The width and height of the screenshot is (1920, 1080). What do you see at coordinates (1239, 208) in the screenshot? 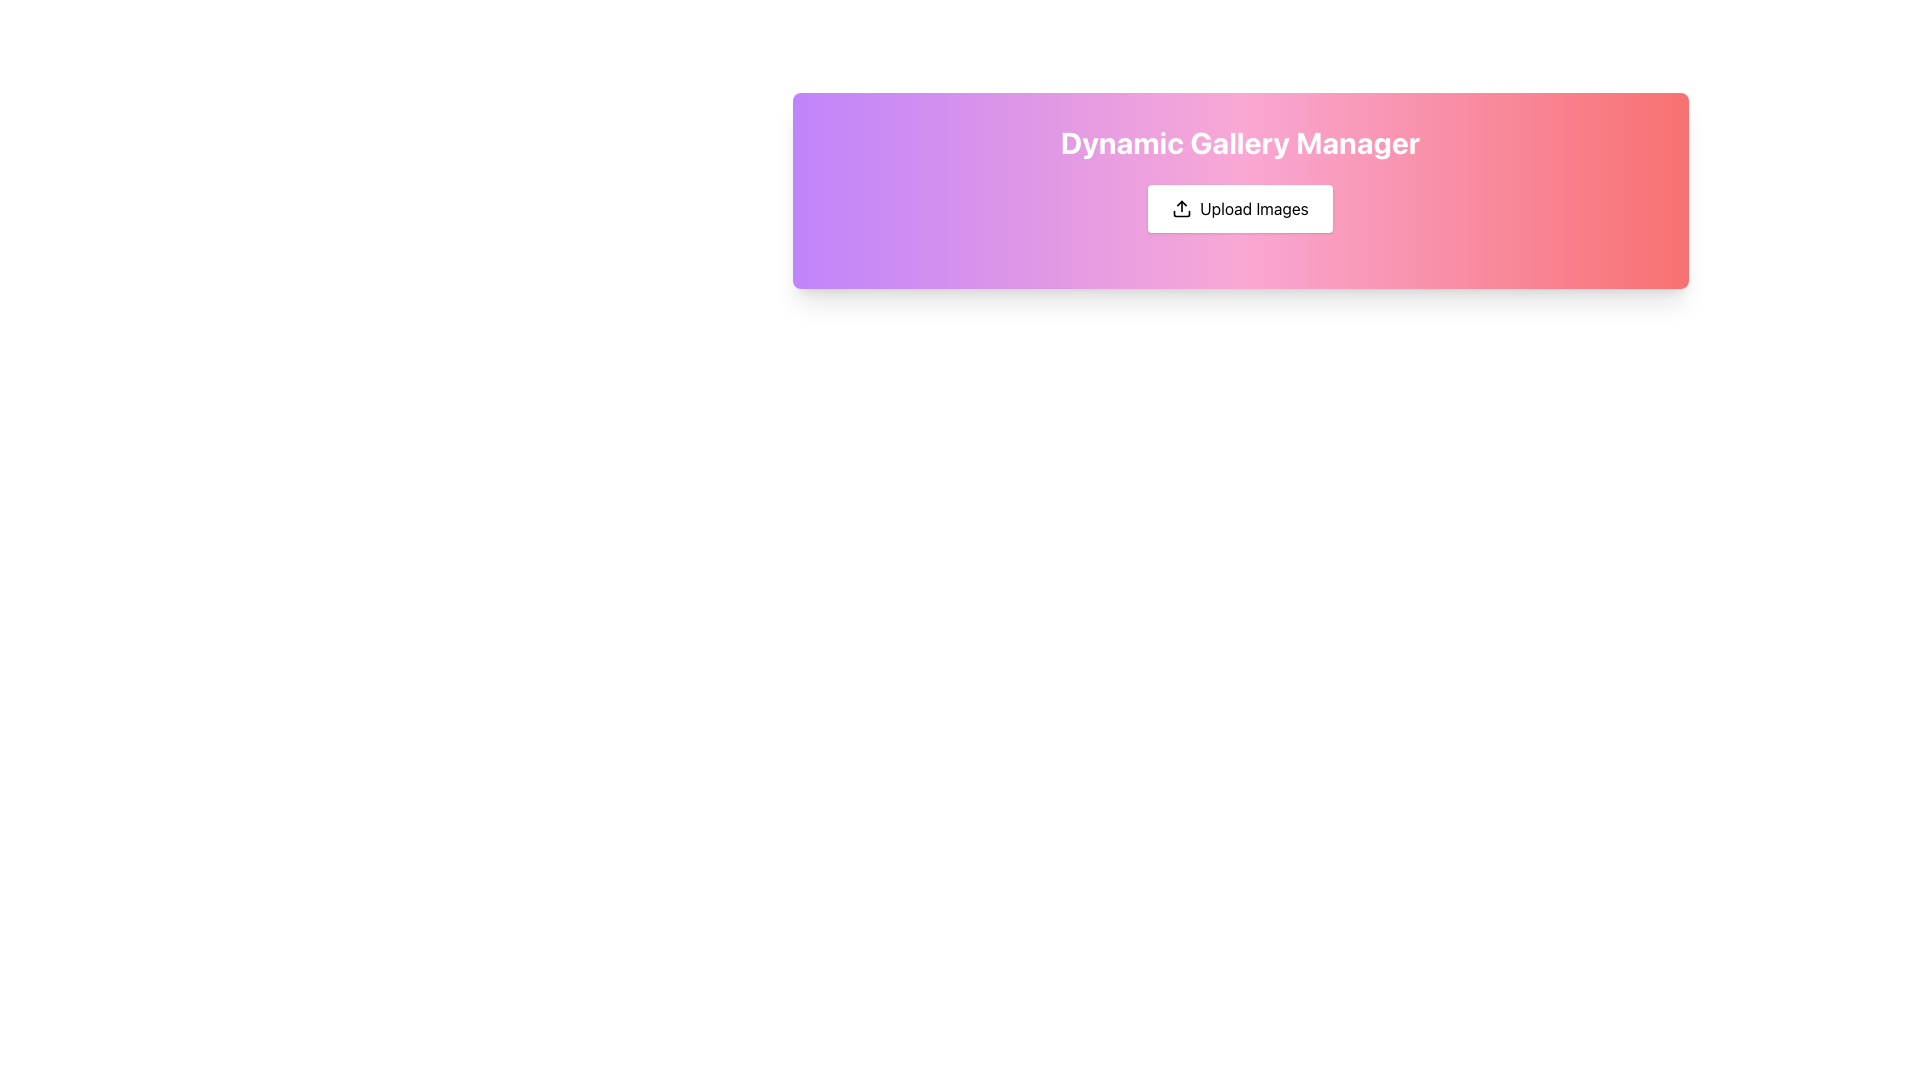
I see `the upload button located below the 'Dynamic Gallery Manager' text label` at bounding box center [1239, 208].